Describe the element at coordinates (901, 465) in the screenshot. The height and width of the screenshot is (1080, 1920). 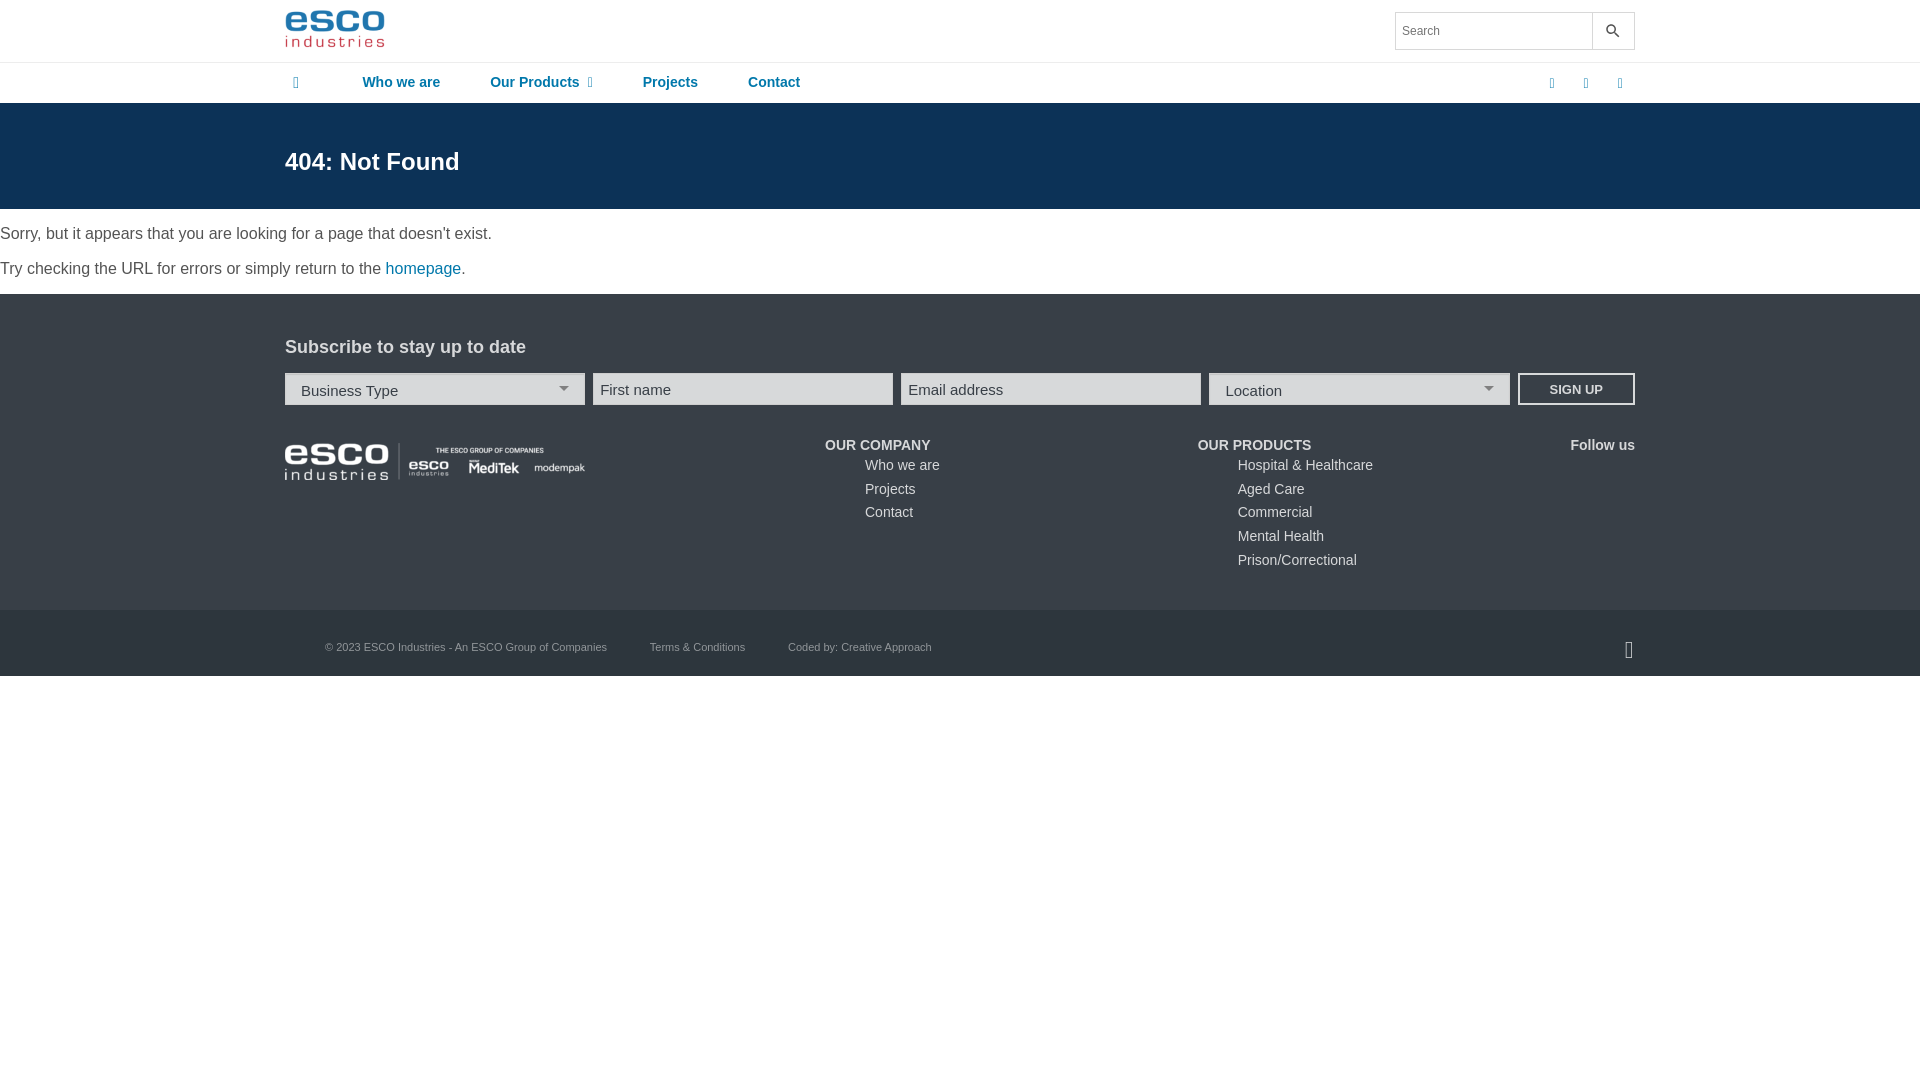
I see `'Who we are'` at that location.